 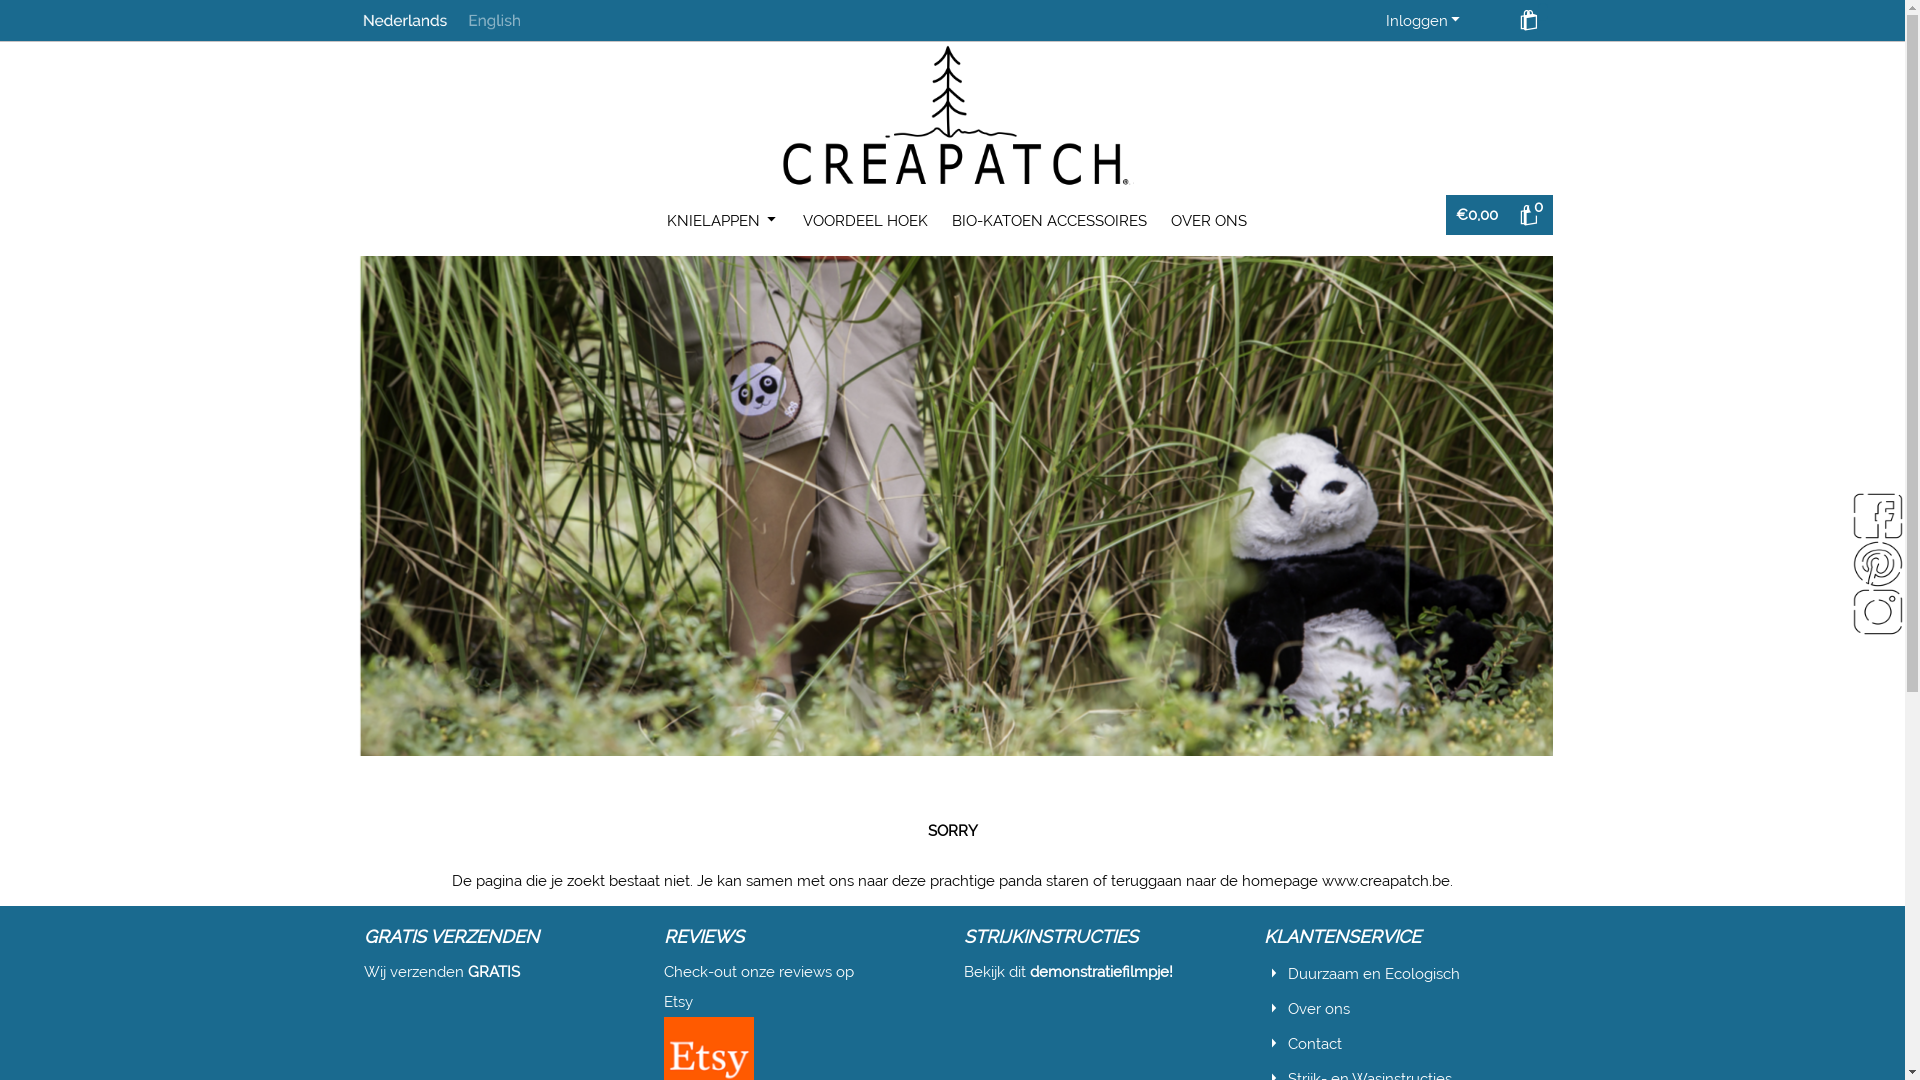 What do you see at coordinates (864, 220) in the screenshot?
I see `'VOORDEEL HOEK'` at bounding box center [864, 220].